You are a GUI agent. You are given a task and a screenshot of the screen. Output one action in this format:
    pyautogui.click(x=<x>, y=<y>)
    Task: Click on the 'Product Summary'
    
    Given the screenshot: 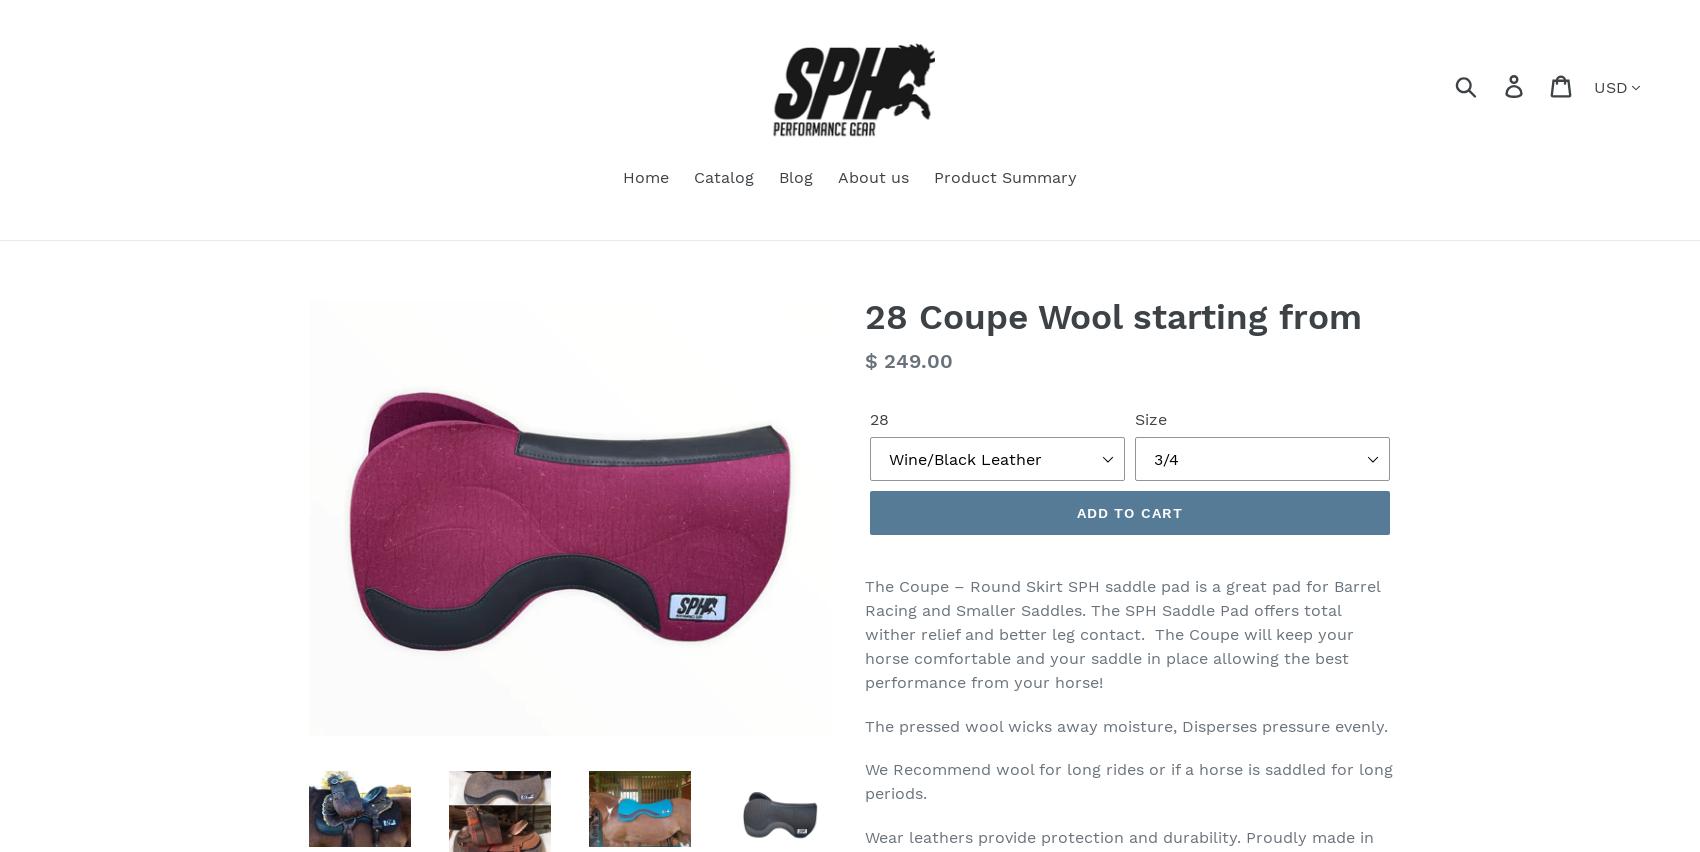 What is the action you would take?
    pyautogui.click(x=1004, y=176)
    